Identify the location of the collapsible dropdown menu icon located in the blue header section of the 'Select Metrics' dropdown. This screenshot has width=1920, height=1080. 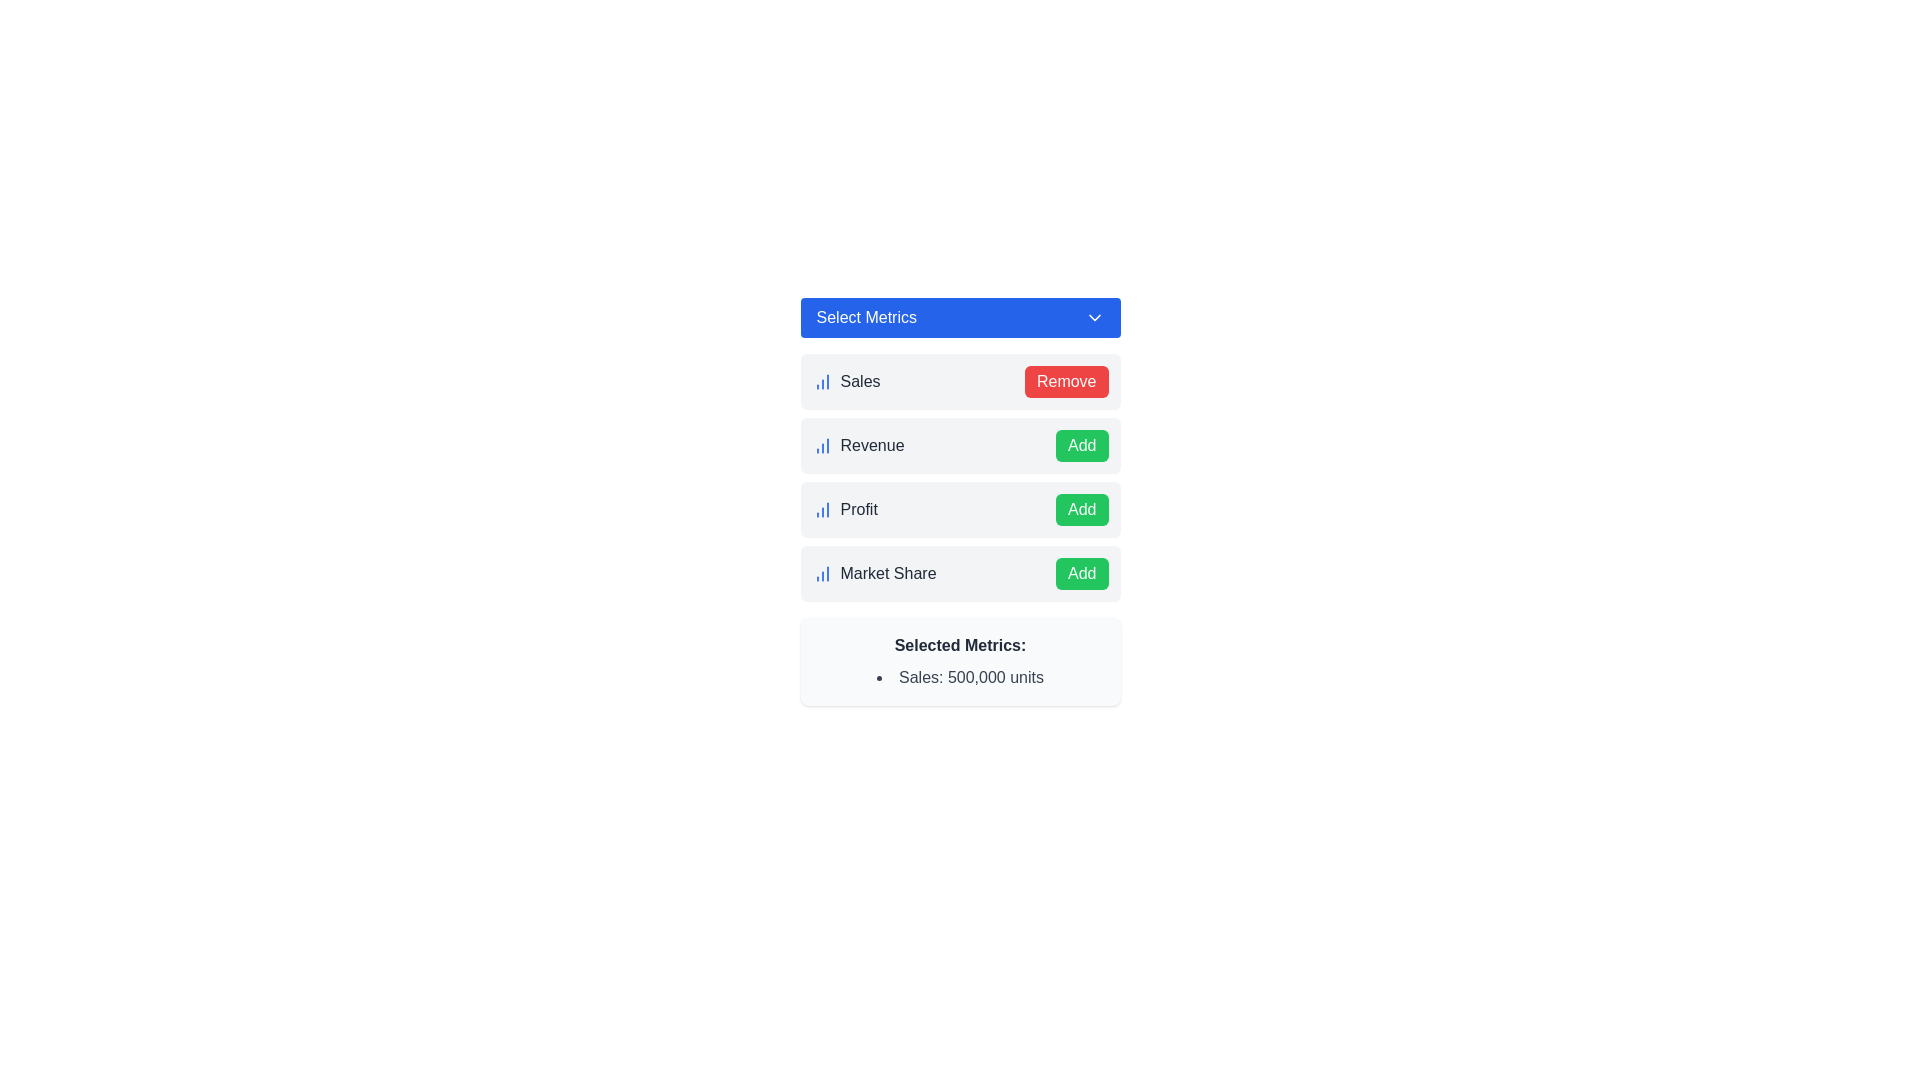
(1093, 316).